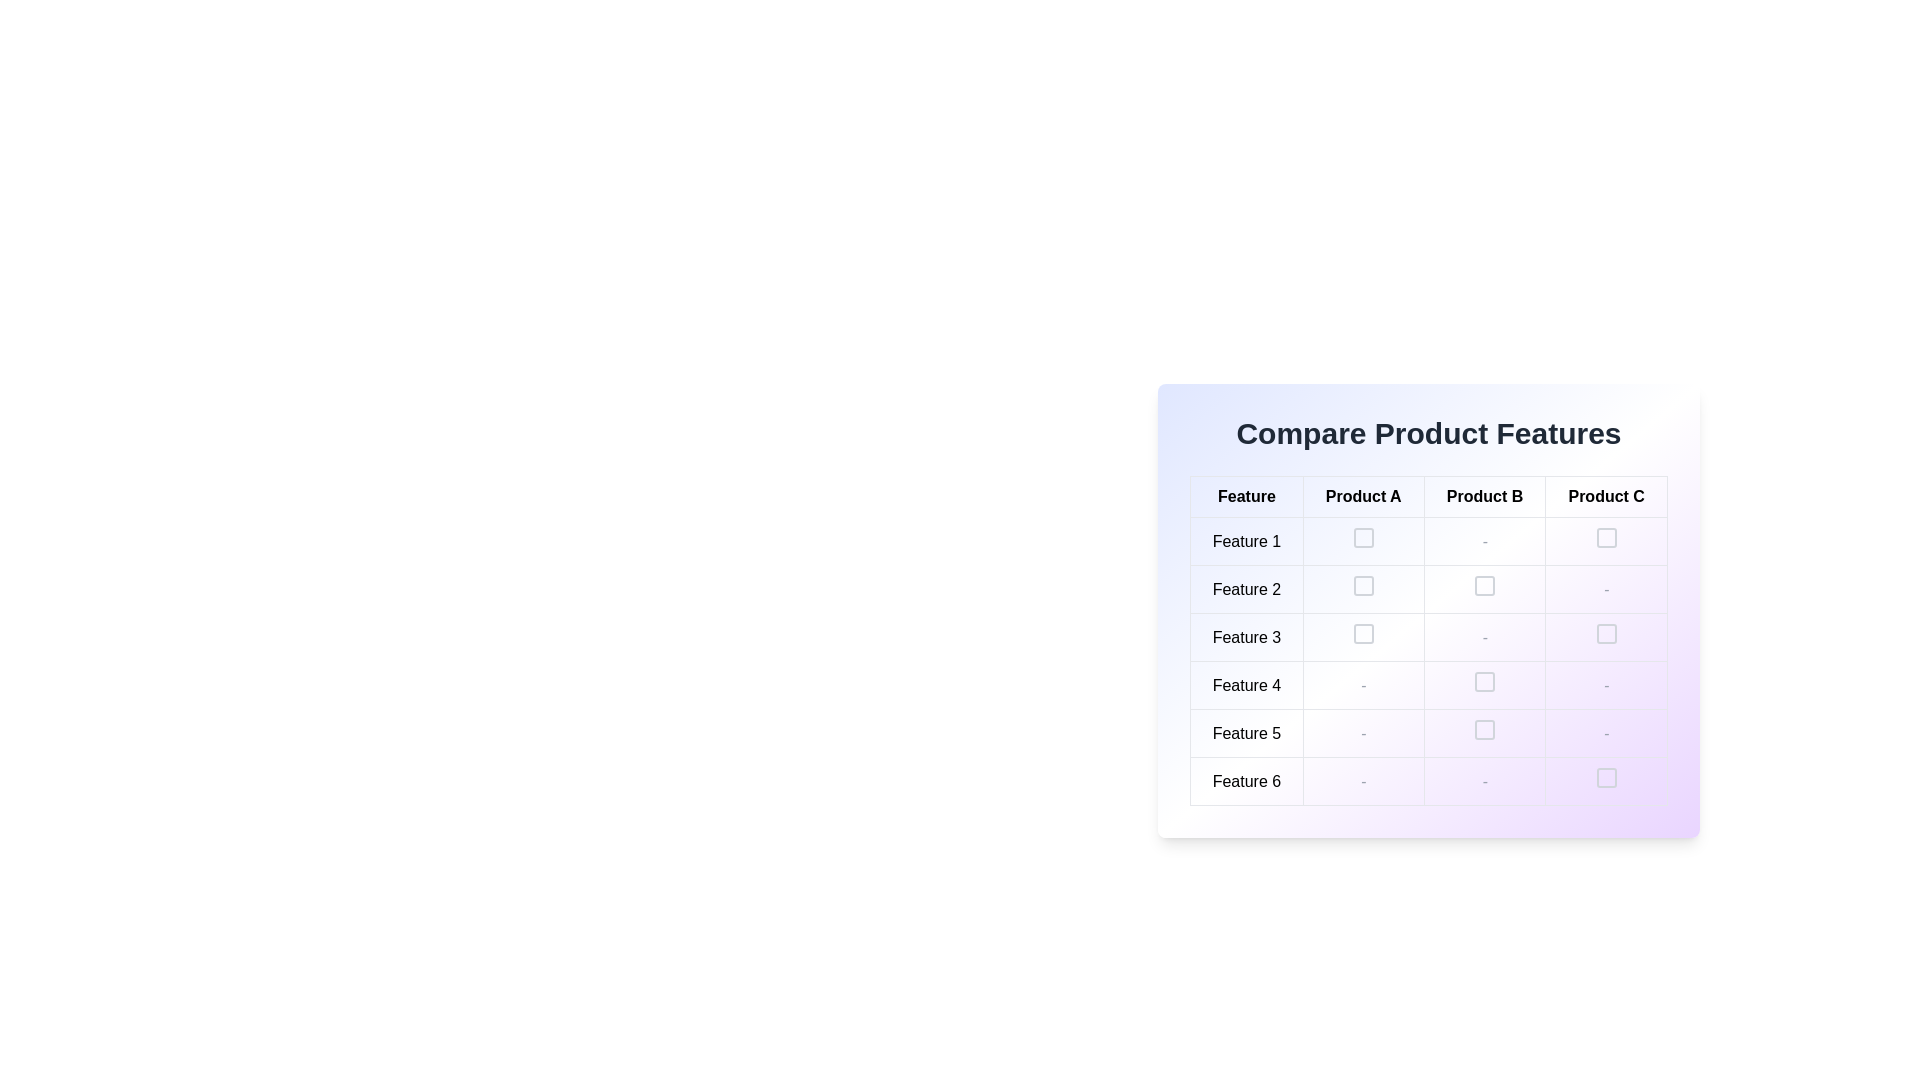 The width and height of the screenshot is (1920, 1080). What do you see at coordinates (1245, 588) in the screenshot?
I see `the text label displaying 'Feature 2' in the second row of the feature comparison table` at bounding box center [1245, 588].